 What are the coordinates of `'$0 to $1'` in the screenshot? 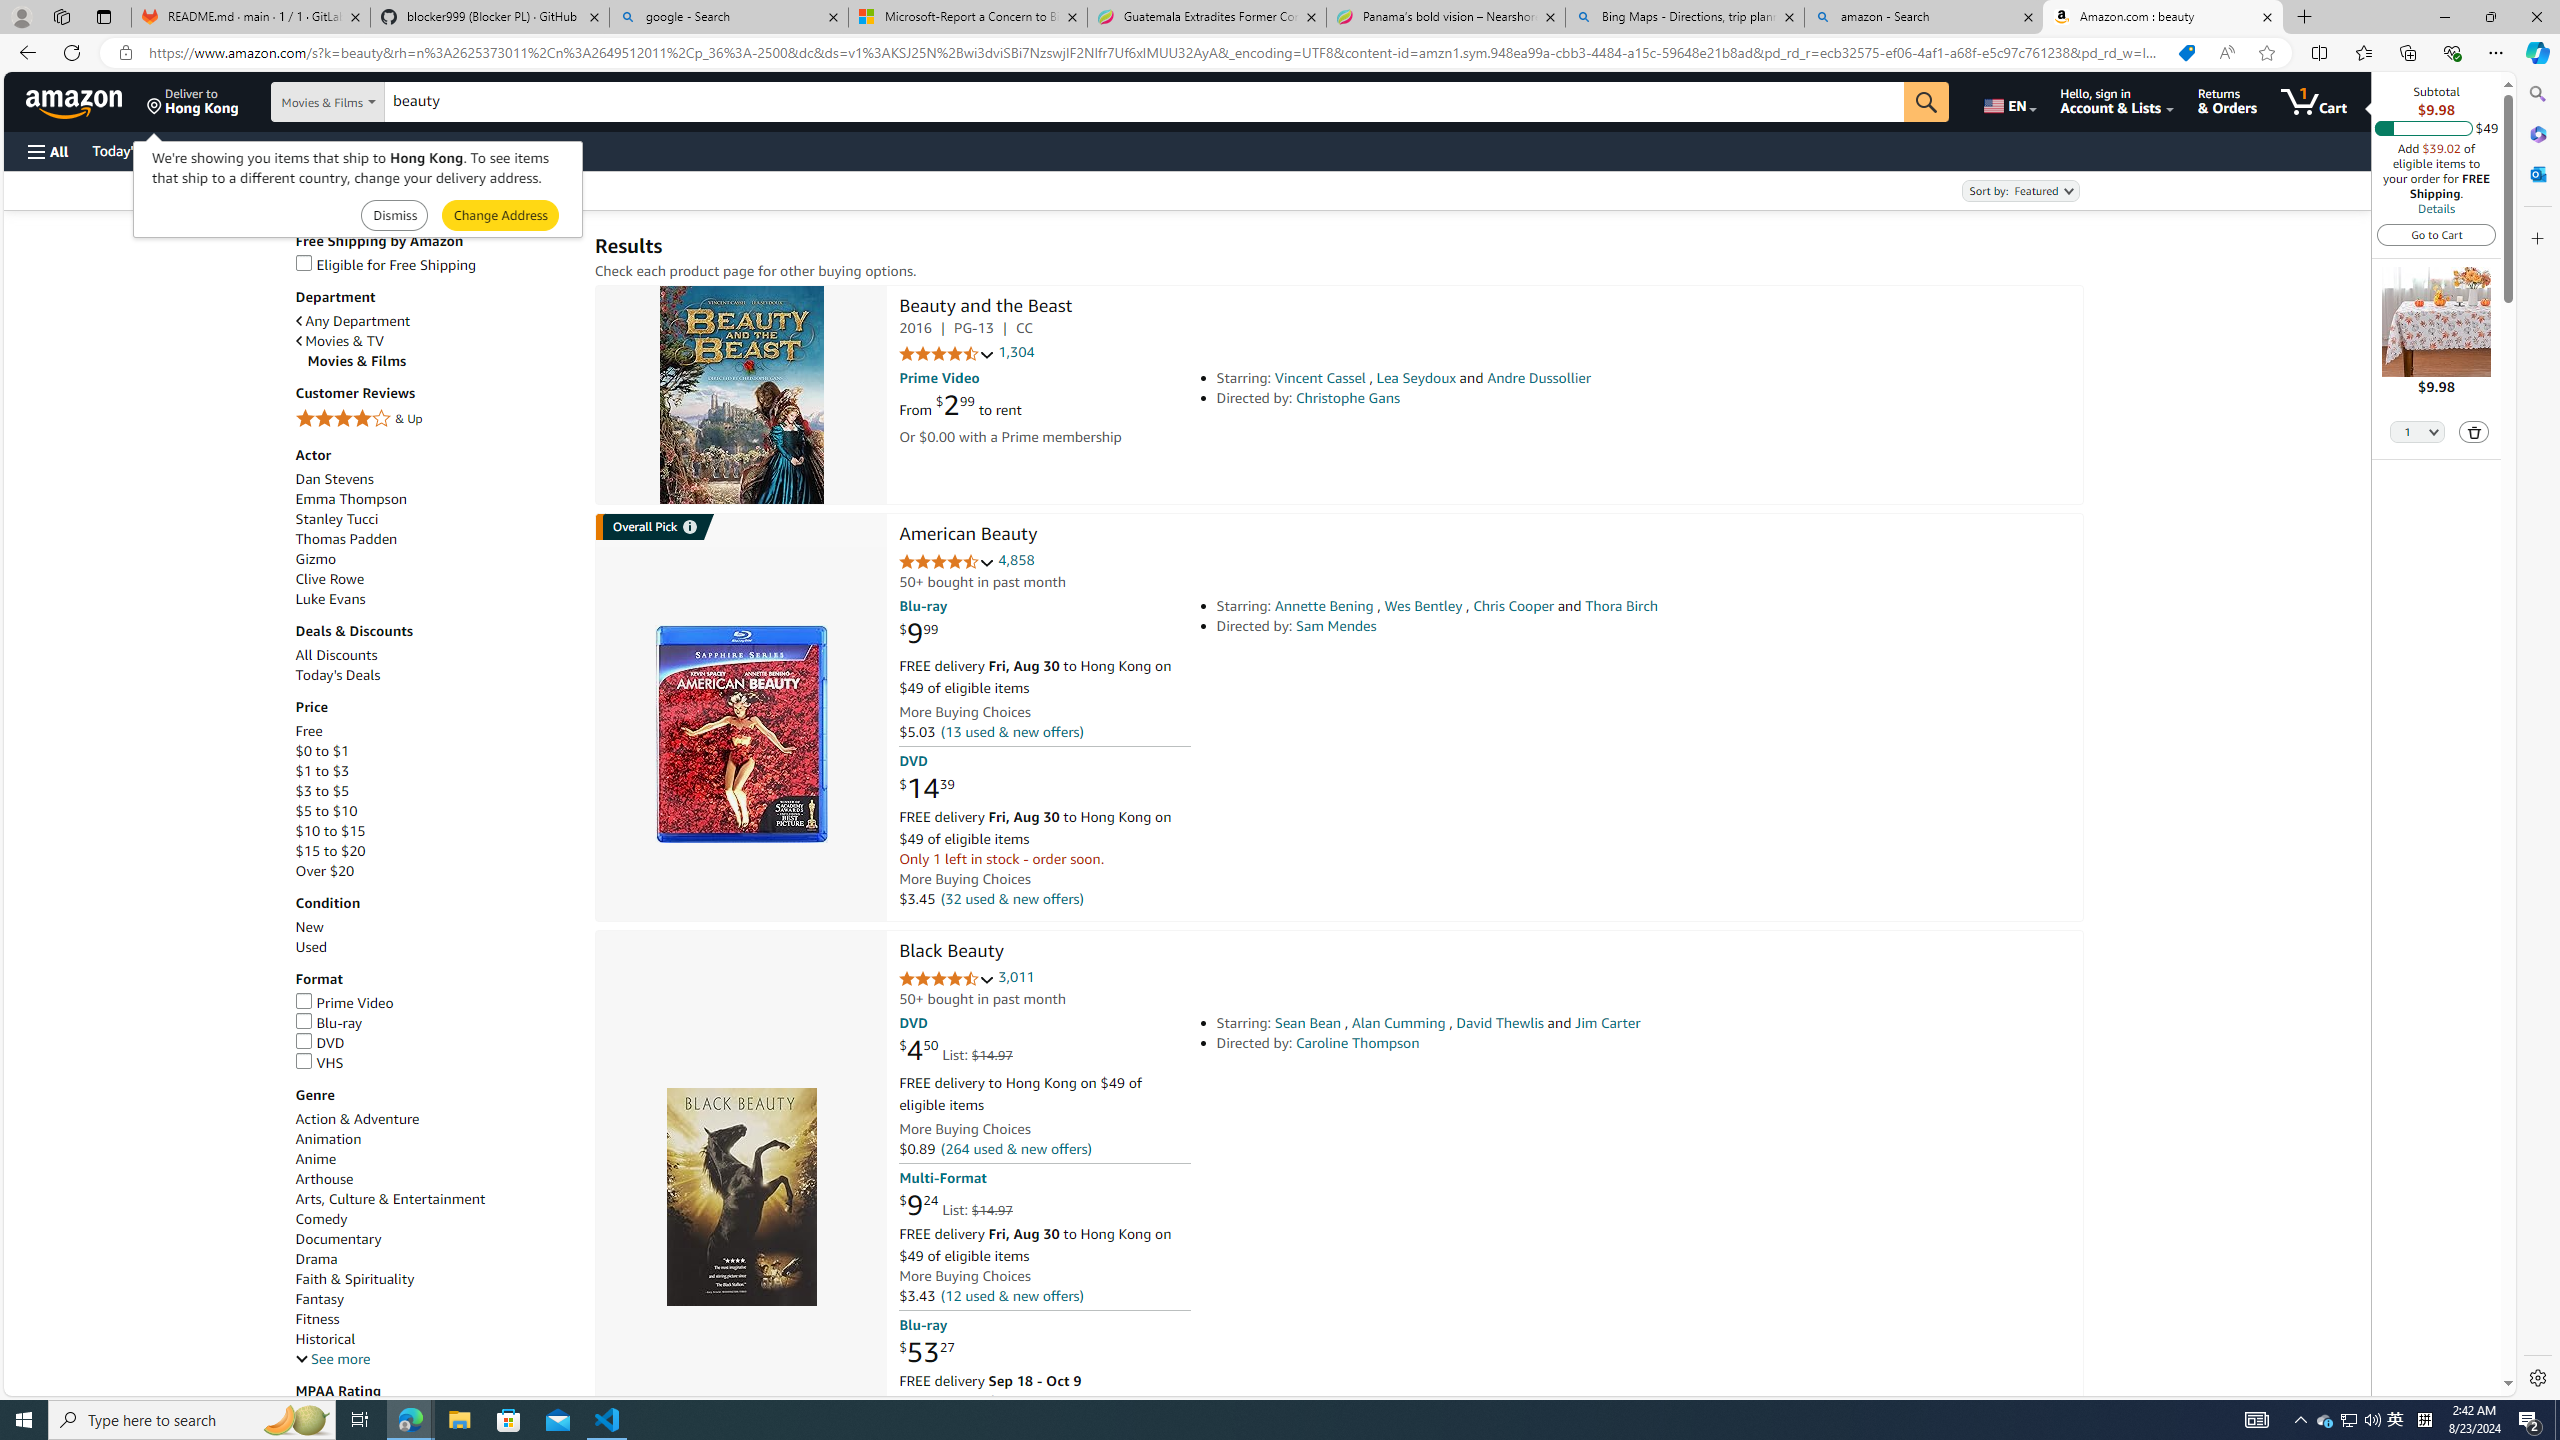 It's located at (322, 750).